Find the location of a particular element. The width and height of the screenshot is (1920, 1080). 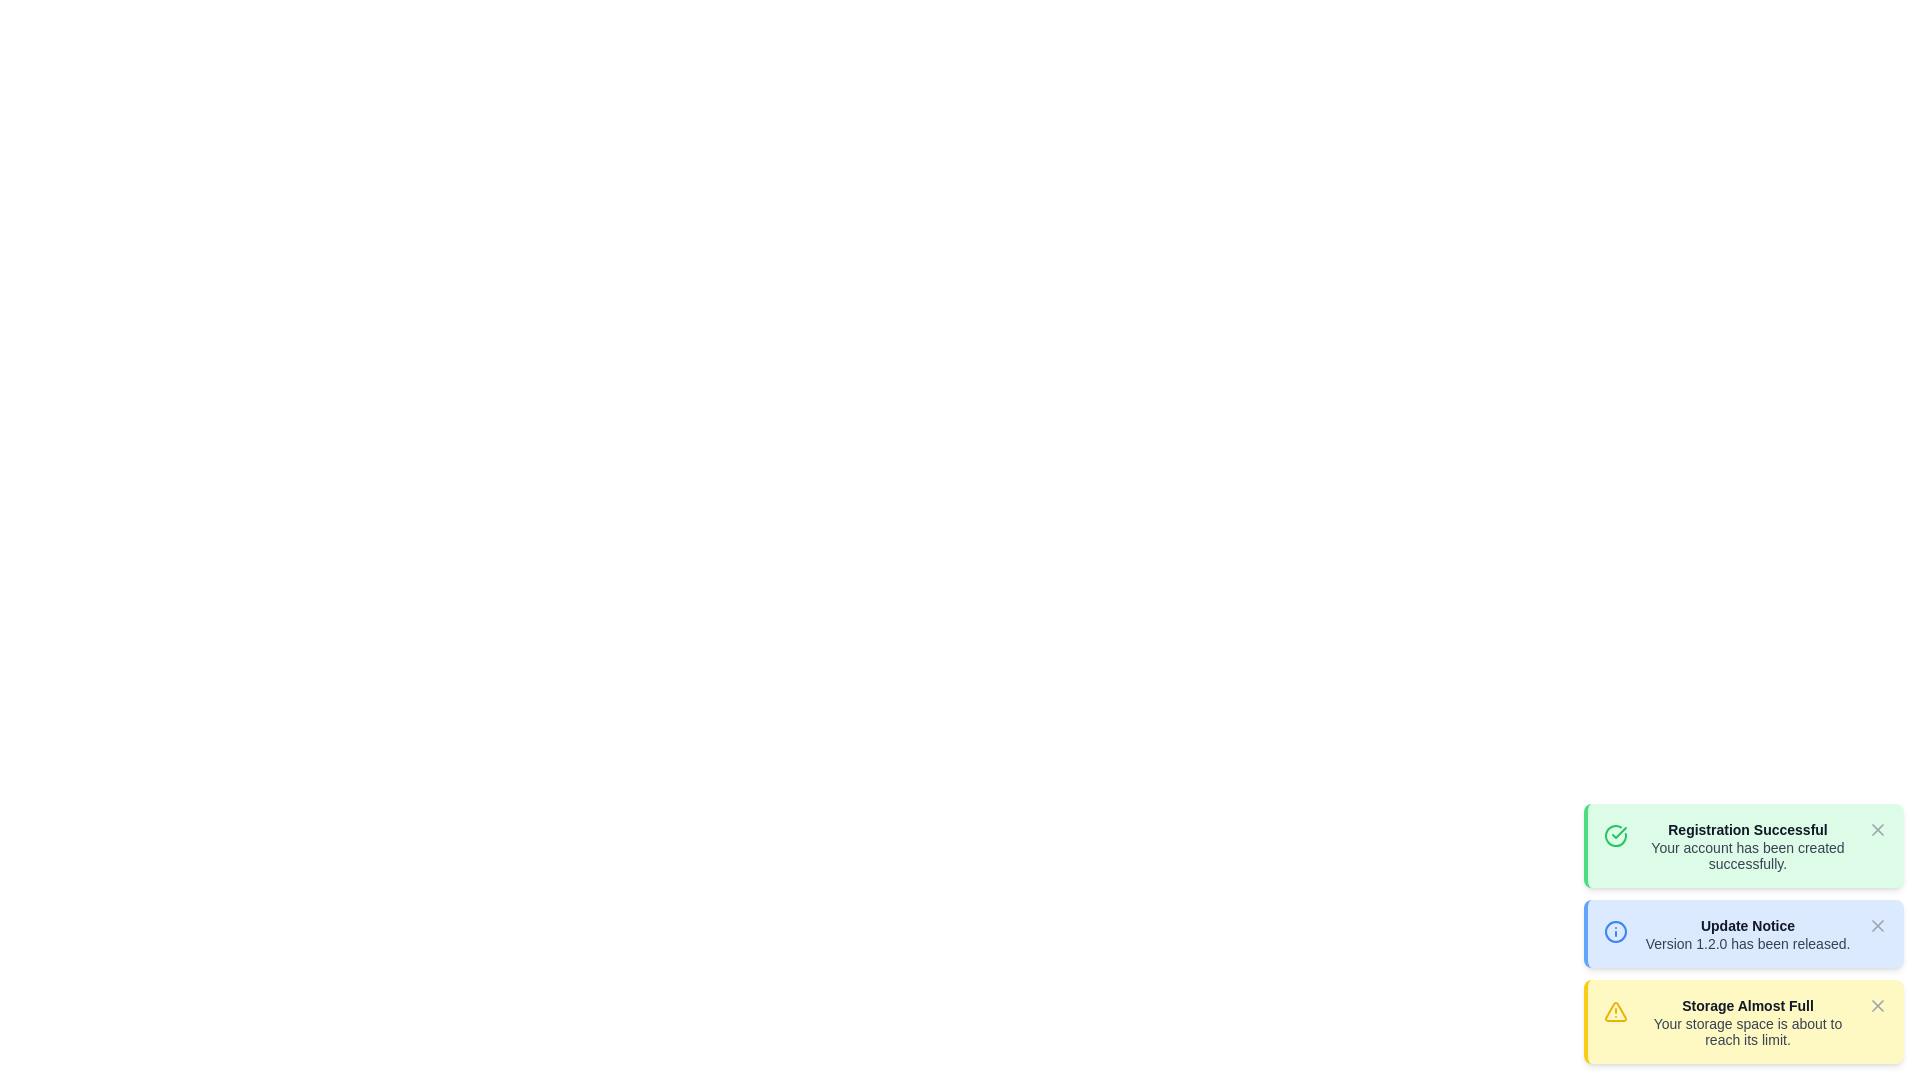

title text indicating successful registration in the notification box with a green background, located at the top of the box is located at coordinates (1746, 829).